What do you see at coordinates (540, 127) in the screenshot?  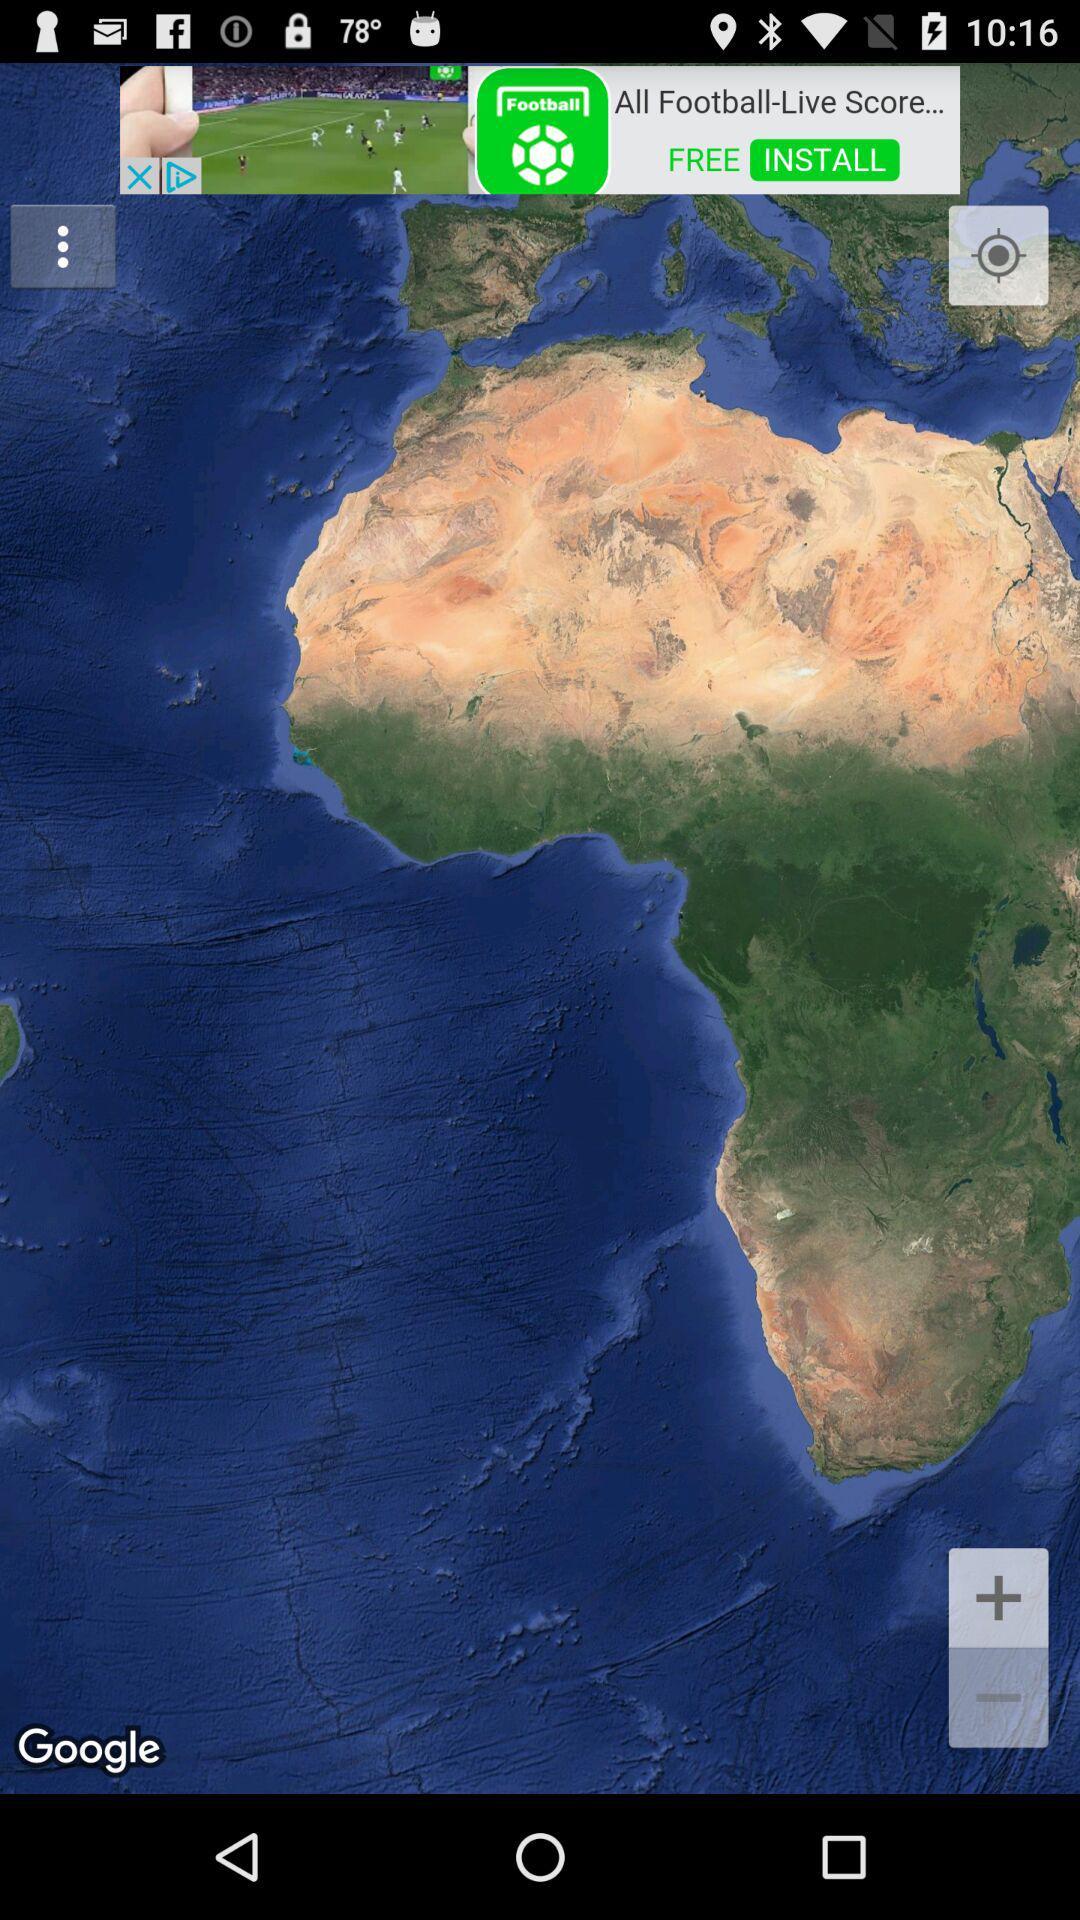 I see `advertisement website` at bounding box center [540, 127].